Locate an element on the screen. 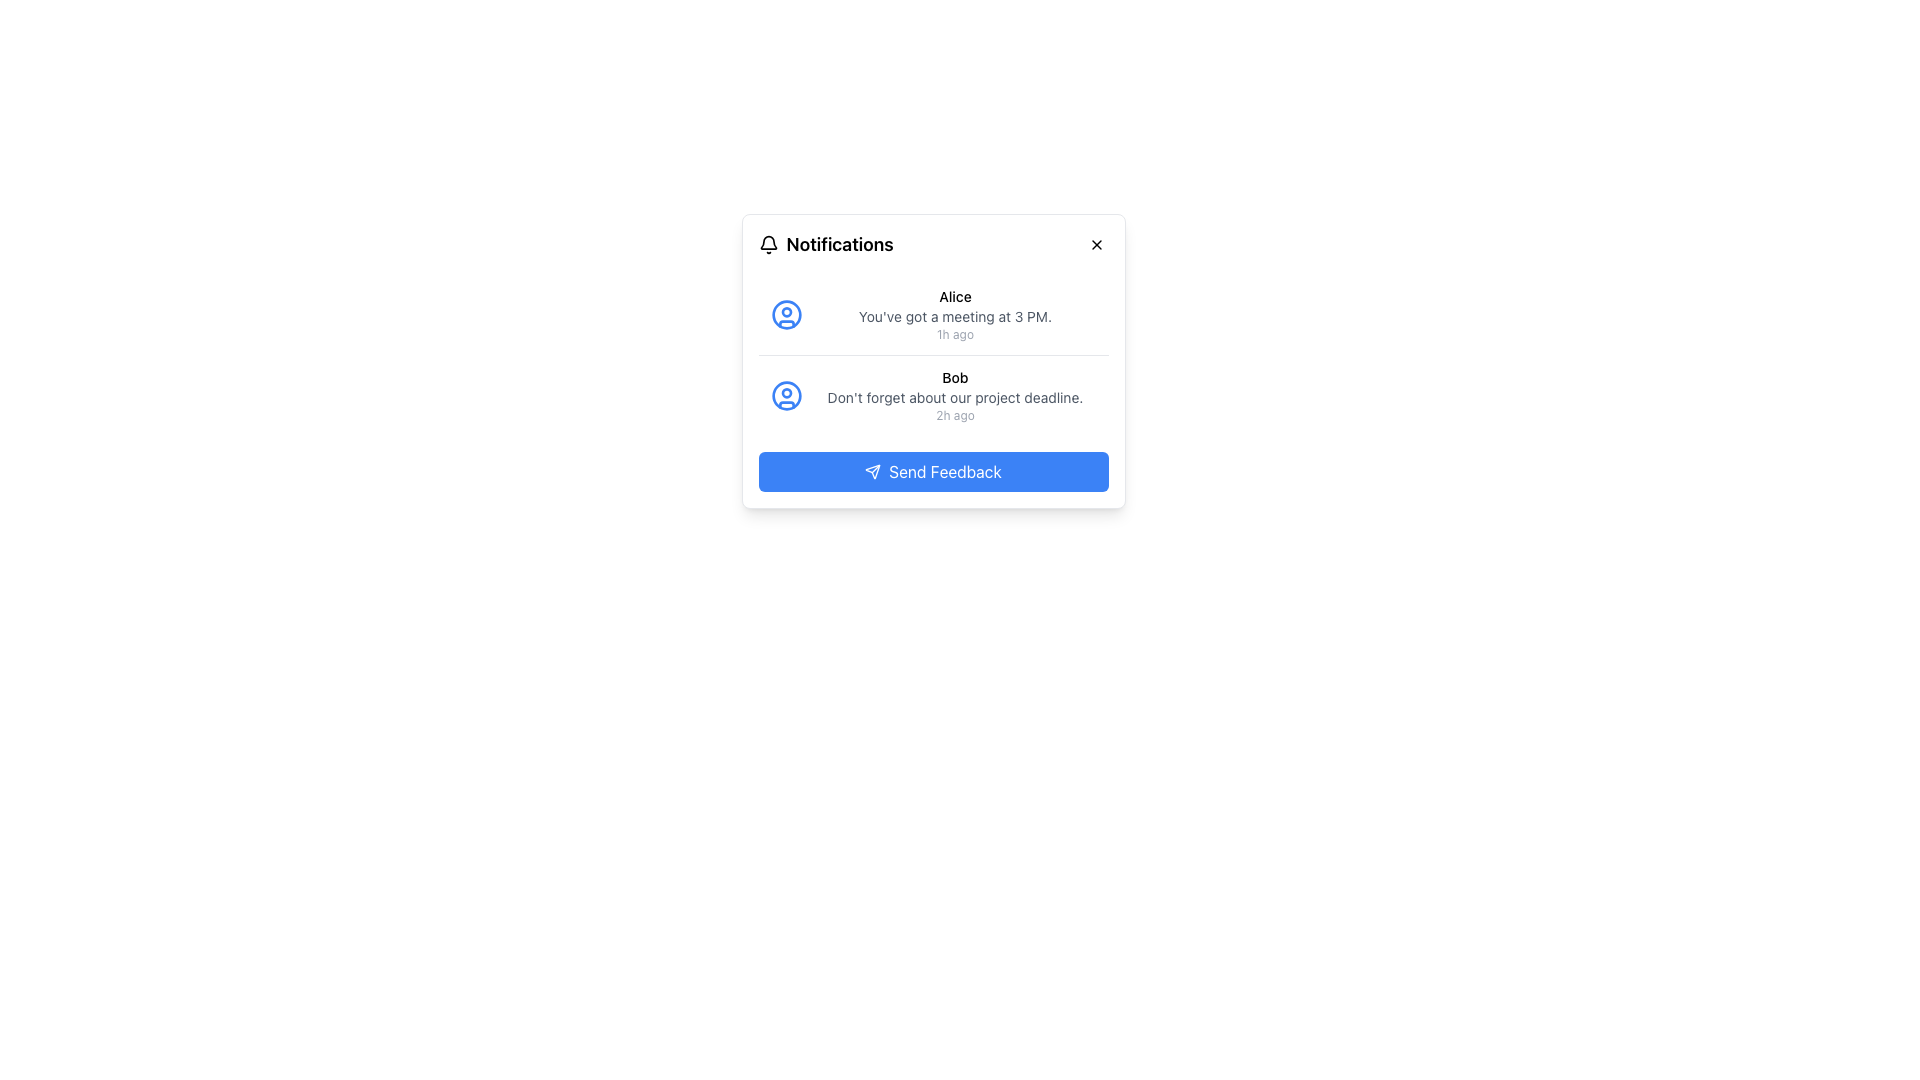 The width and height of the screenshot is (1920, 1080). the outermost circular layer of the user icon for the notification titled 'Alice: You've got a meeting at 3 PM.' is located at coordinates (785, 396).